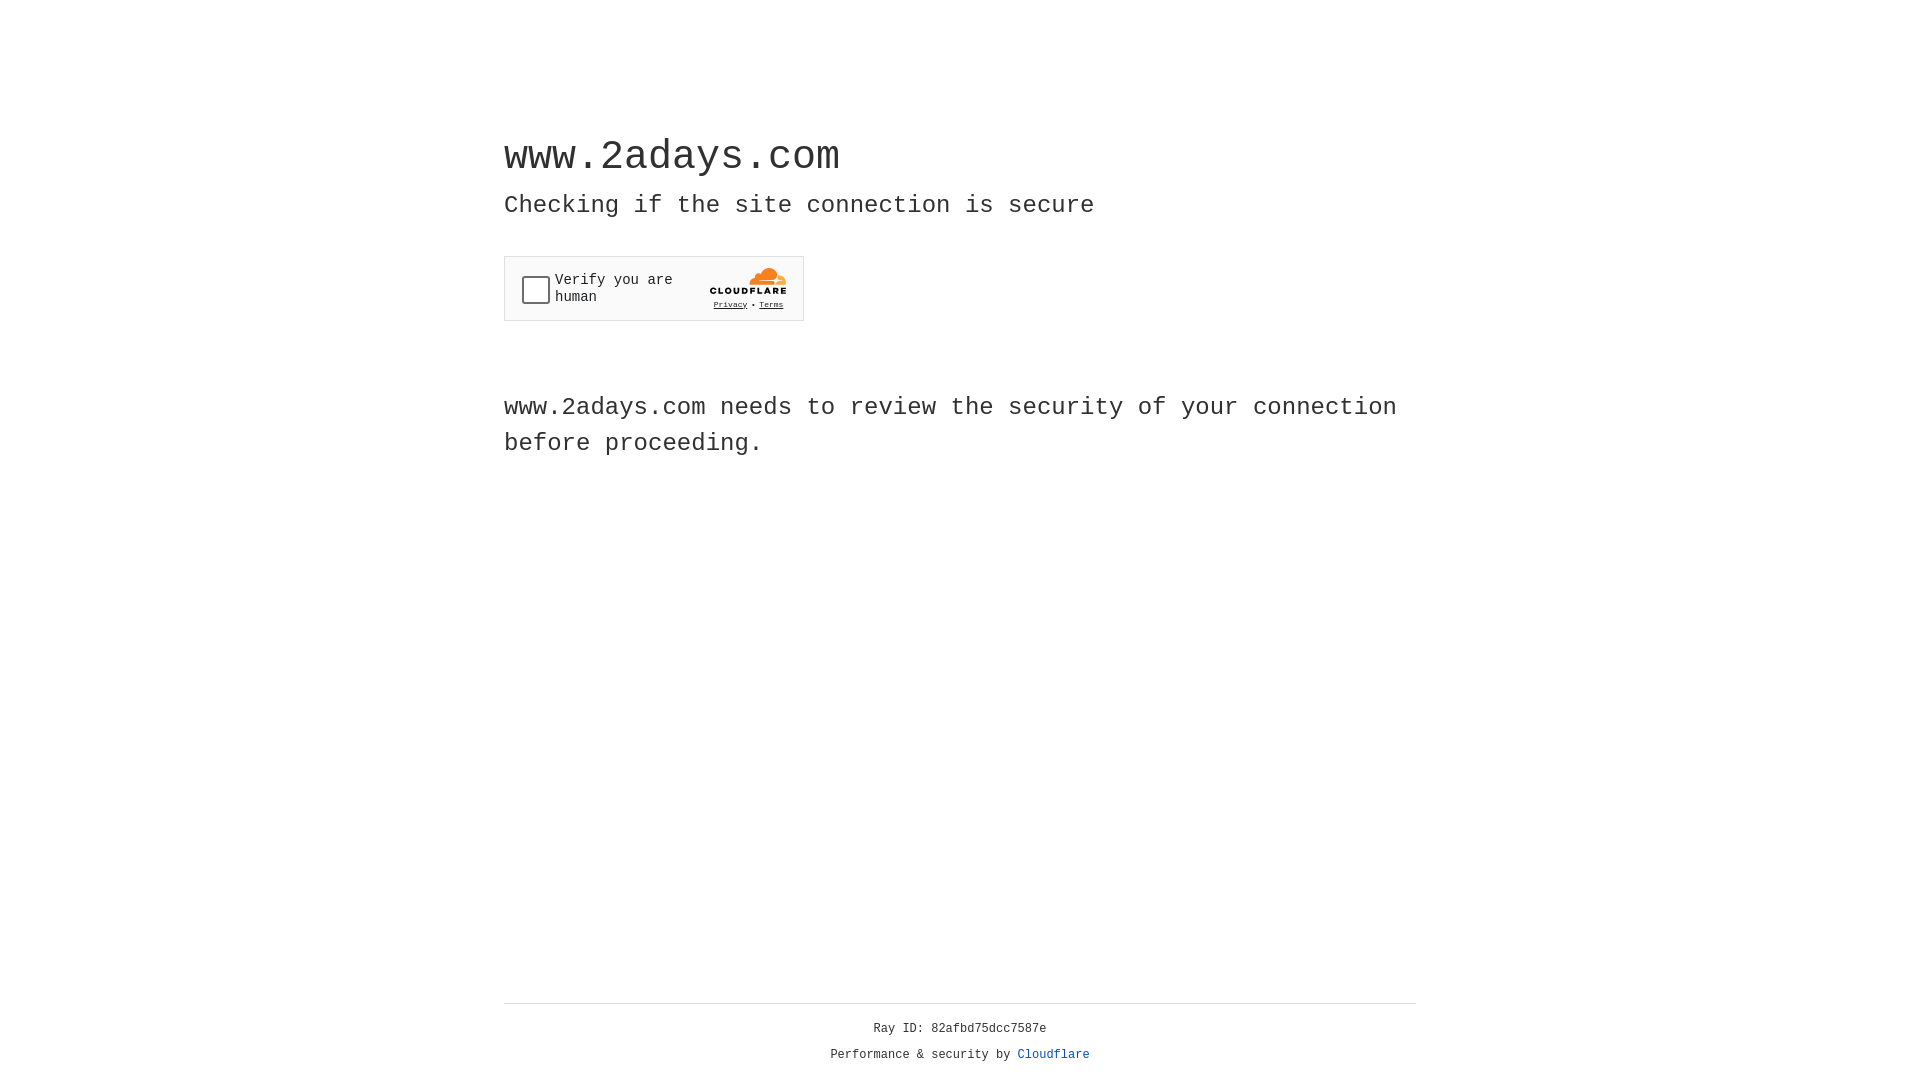 The image size is (1920, 1080). What do you see at coordinates (1053, 1054) in the screenshot?
I see `'Cloudflare'` at bounding box center [1053, 1054].